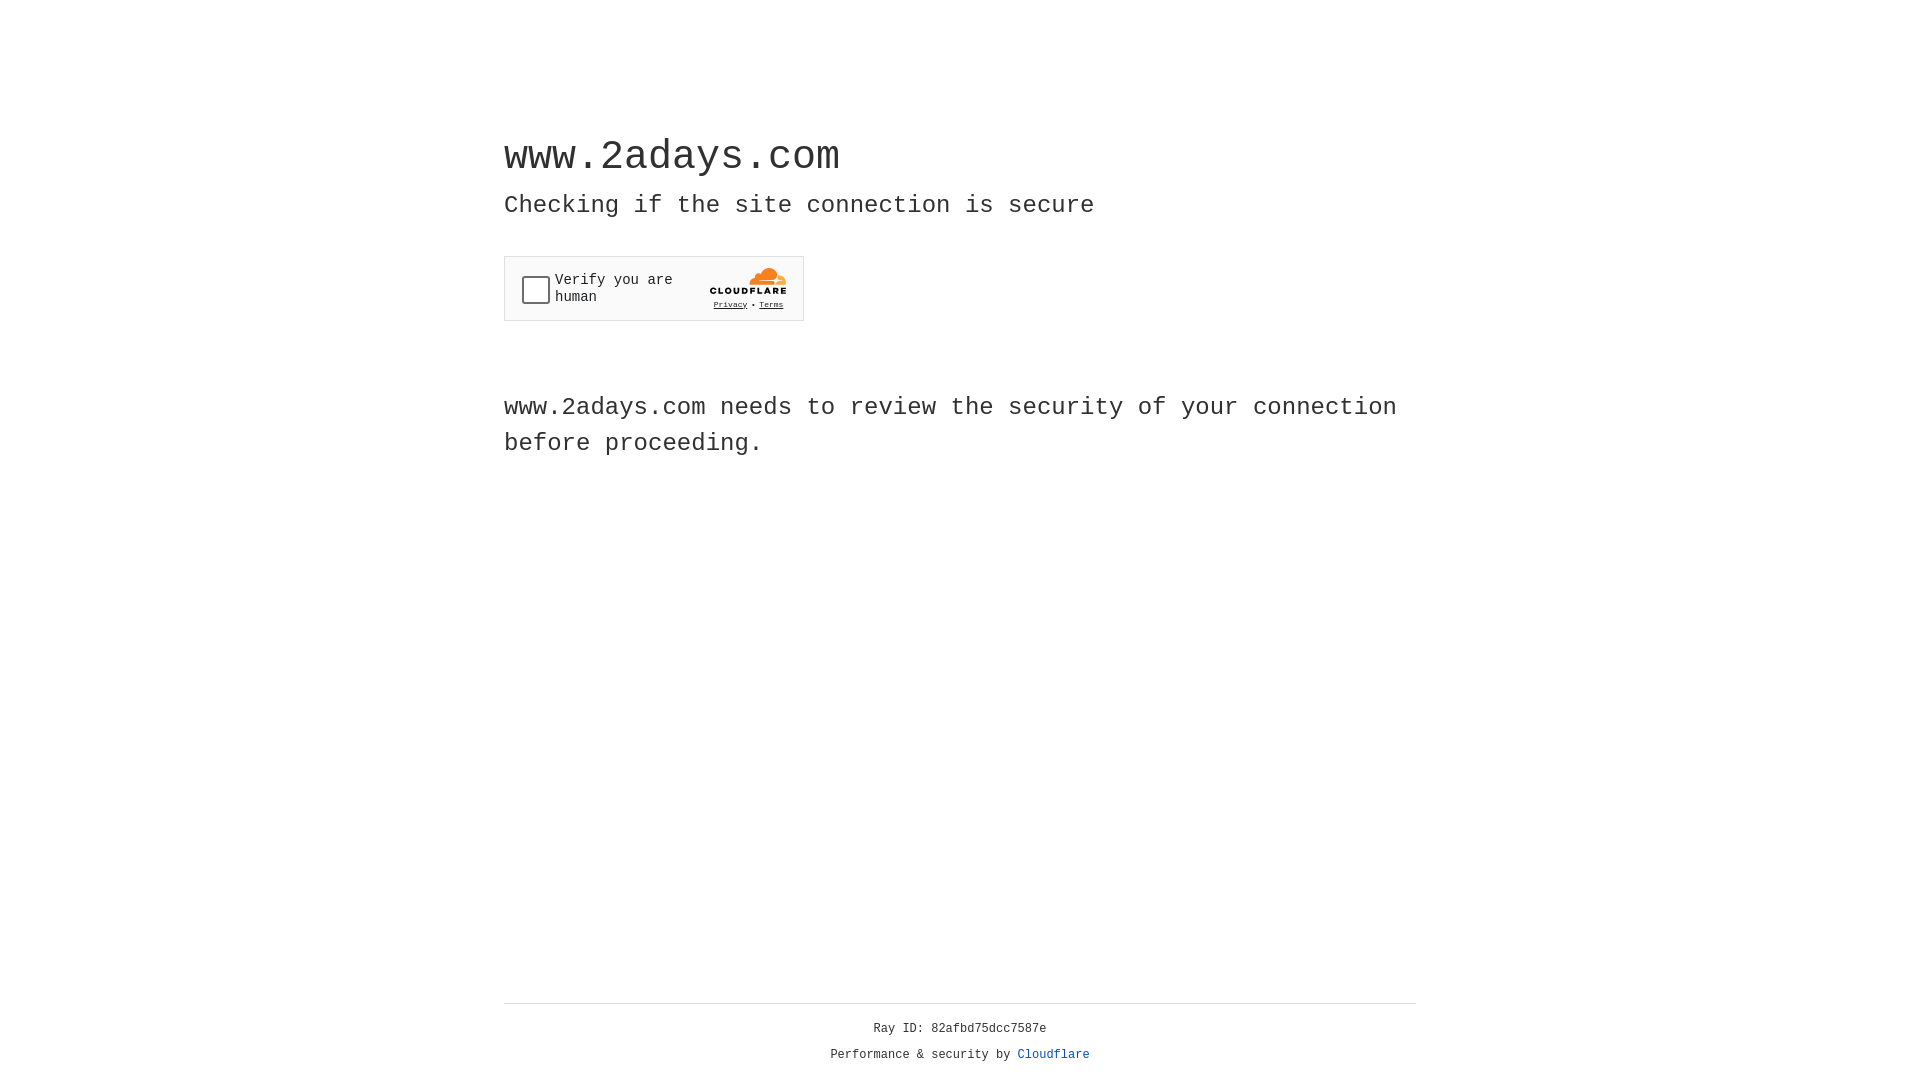 The image size is (1920, 1080). What do you see at coordinates (1053, 1054) in the screenshot?
I see `'Cloudflare'` at bounding box center [1053, 1054].